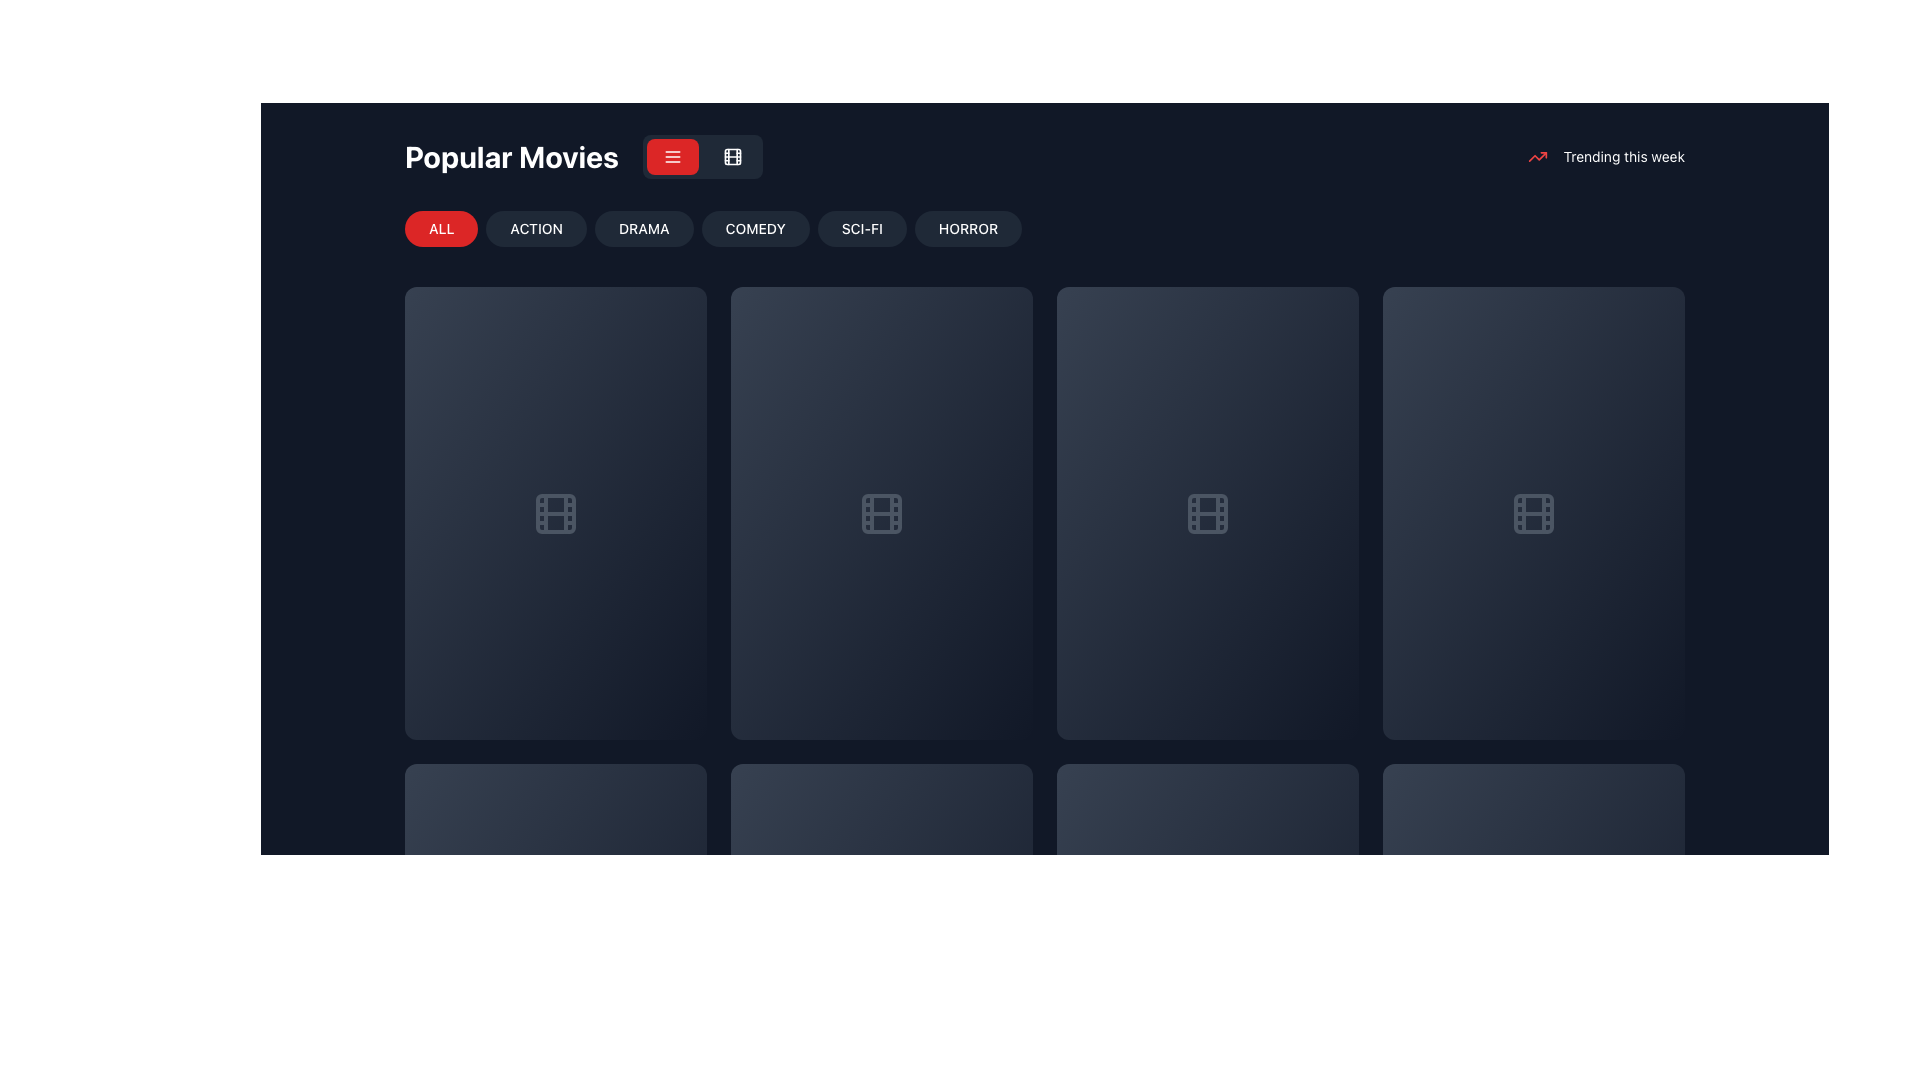 Image resolution: width=1920 pixels, height=1080 pixels. What do you see at coordinates (881, 512) in the screenshot?
I see `the film reel icon component located in the center of the second card of the first row in the grid layout` at bounding box center [881, 512].